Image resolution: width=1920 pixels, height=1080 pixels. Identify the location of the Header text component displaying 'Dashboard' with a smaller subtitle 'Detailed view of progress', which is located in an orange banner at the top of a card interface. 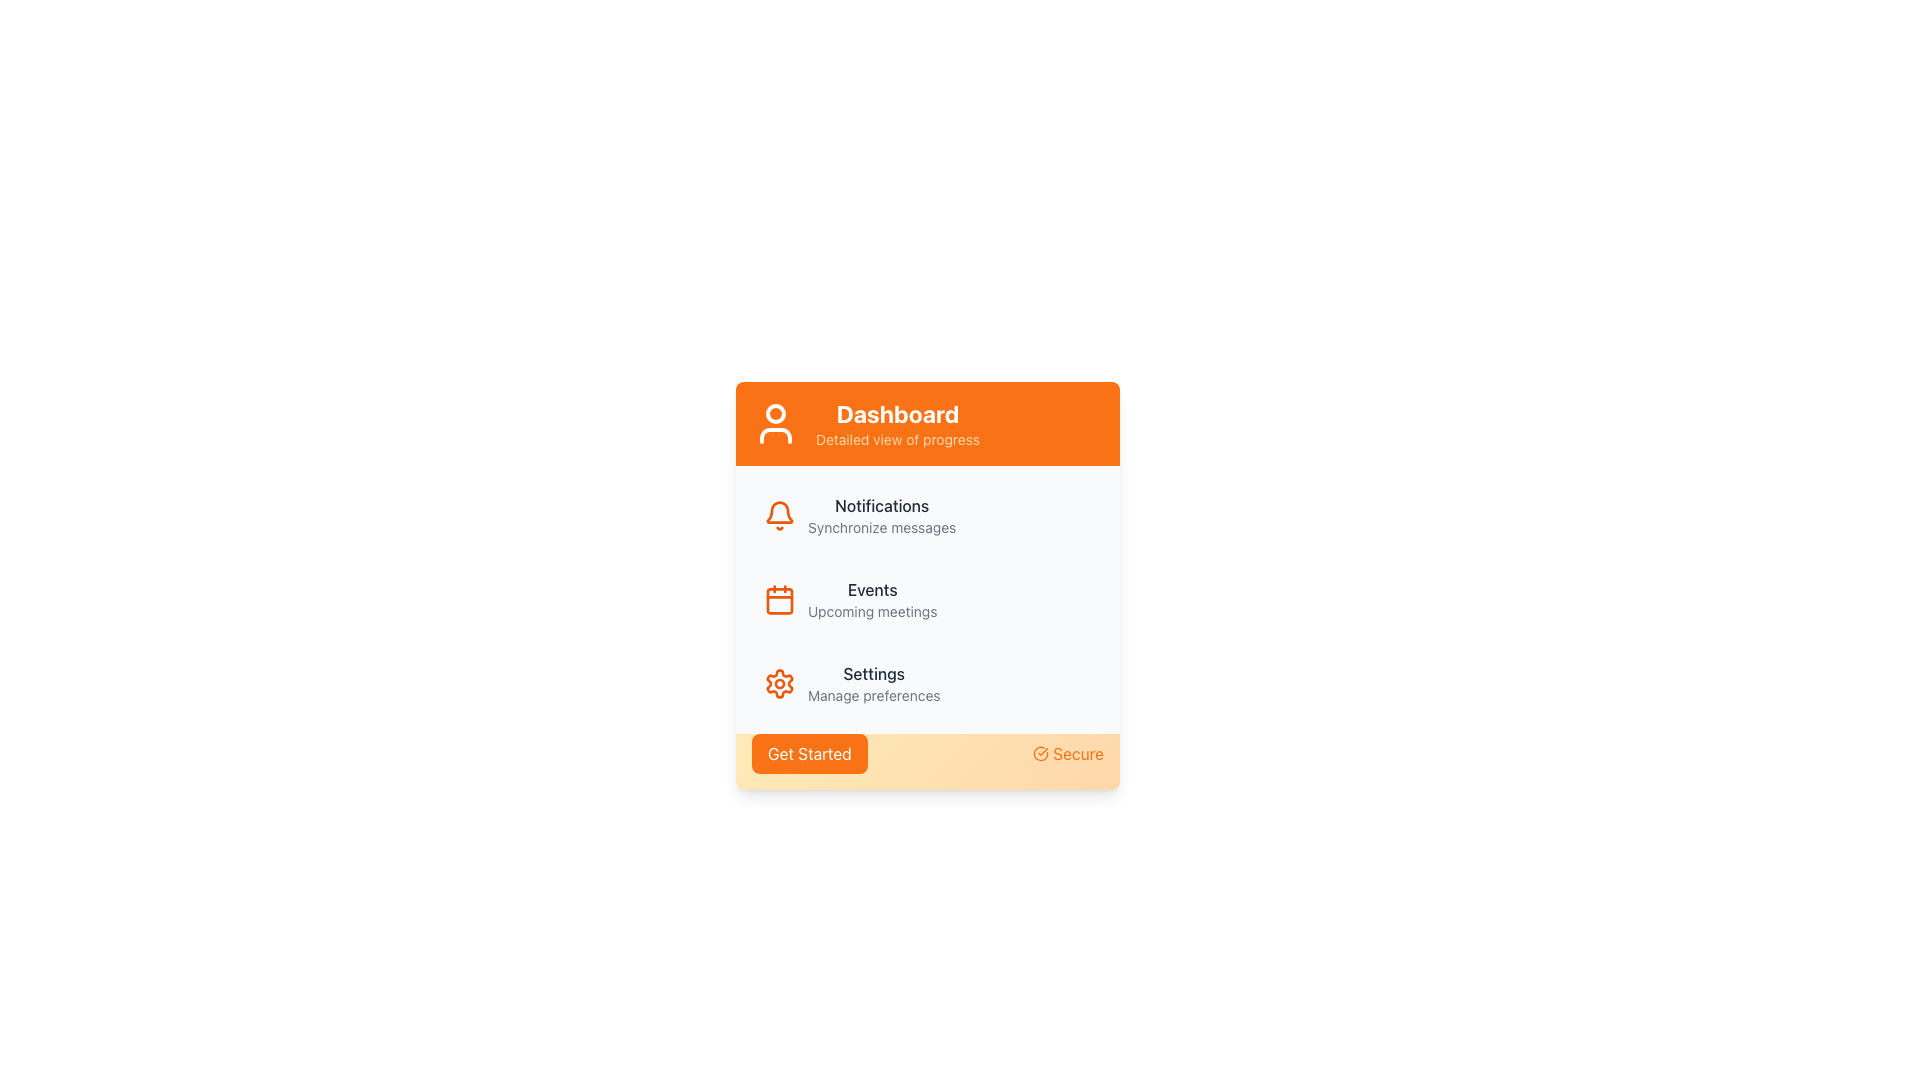
(896, 423).